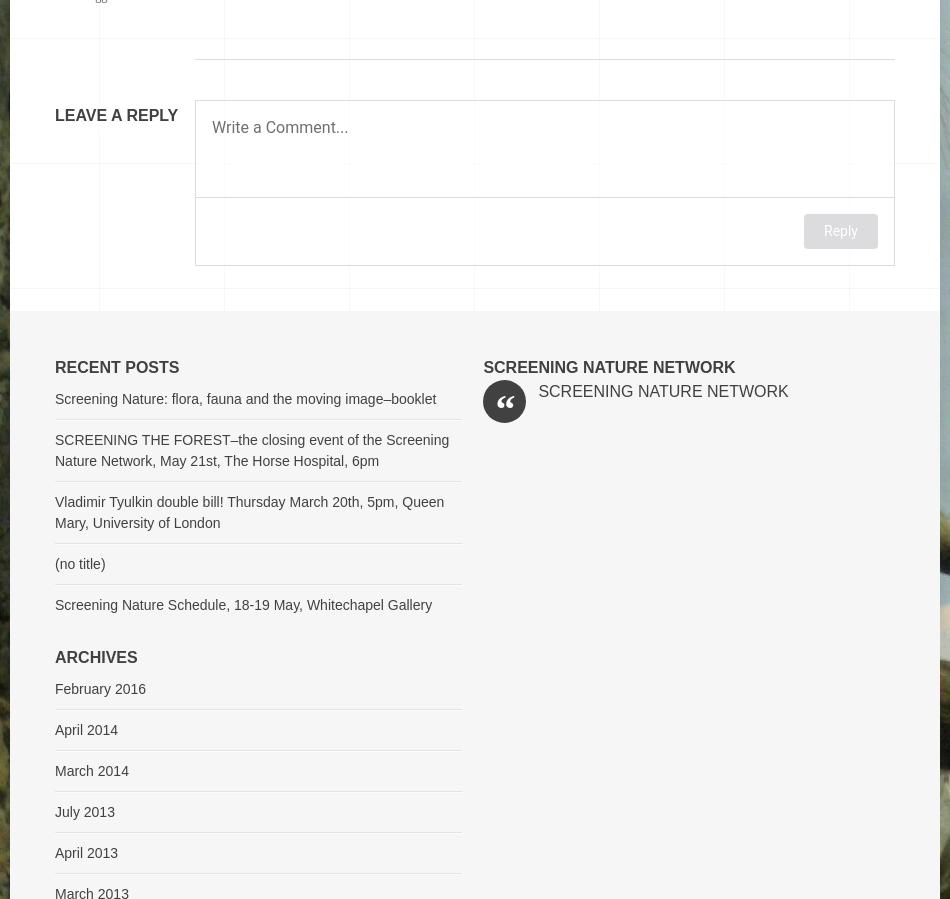 The image size is (950, 899). Describe the element at coordinates (248, 512) in the screenshot. I see `'Vladimir Tyulkin double bill! Thursday March 20th, 5pm, Queen Mary, University of London'` at that location.